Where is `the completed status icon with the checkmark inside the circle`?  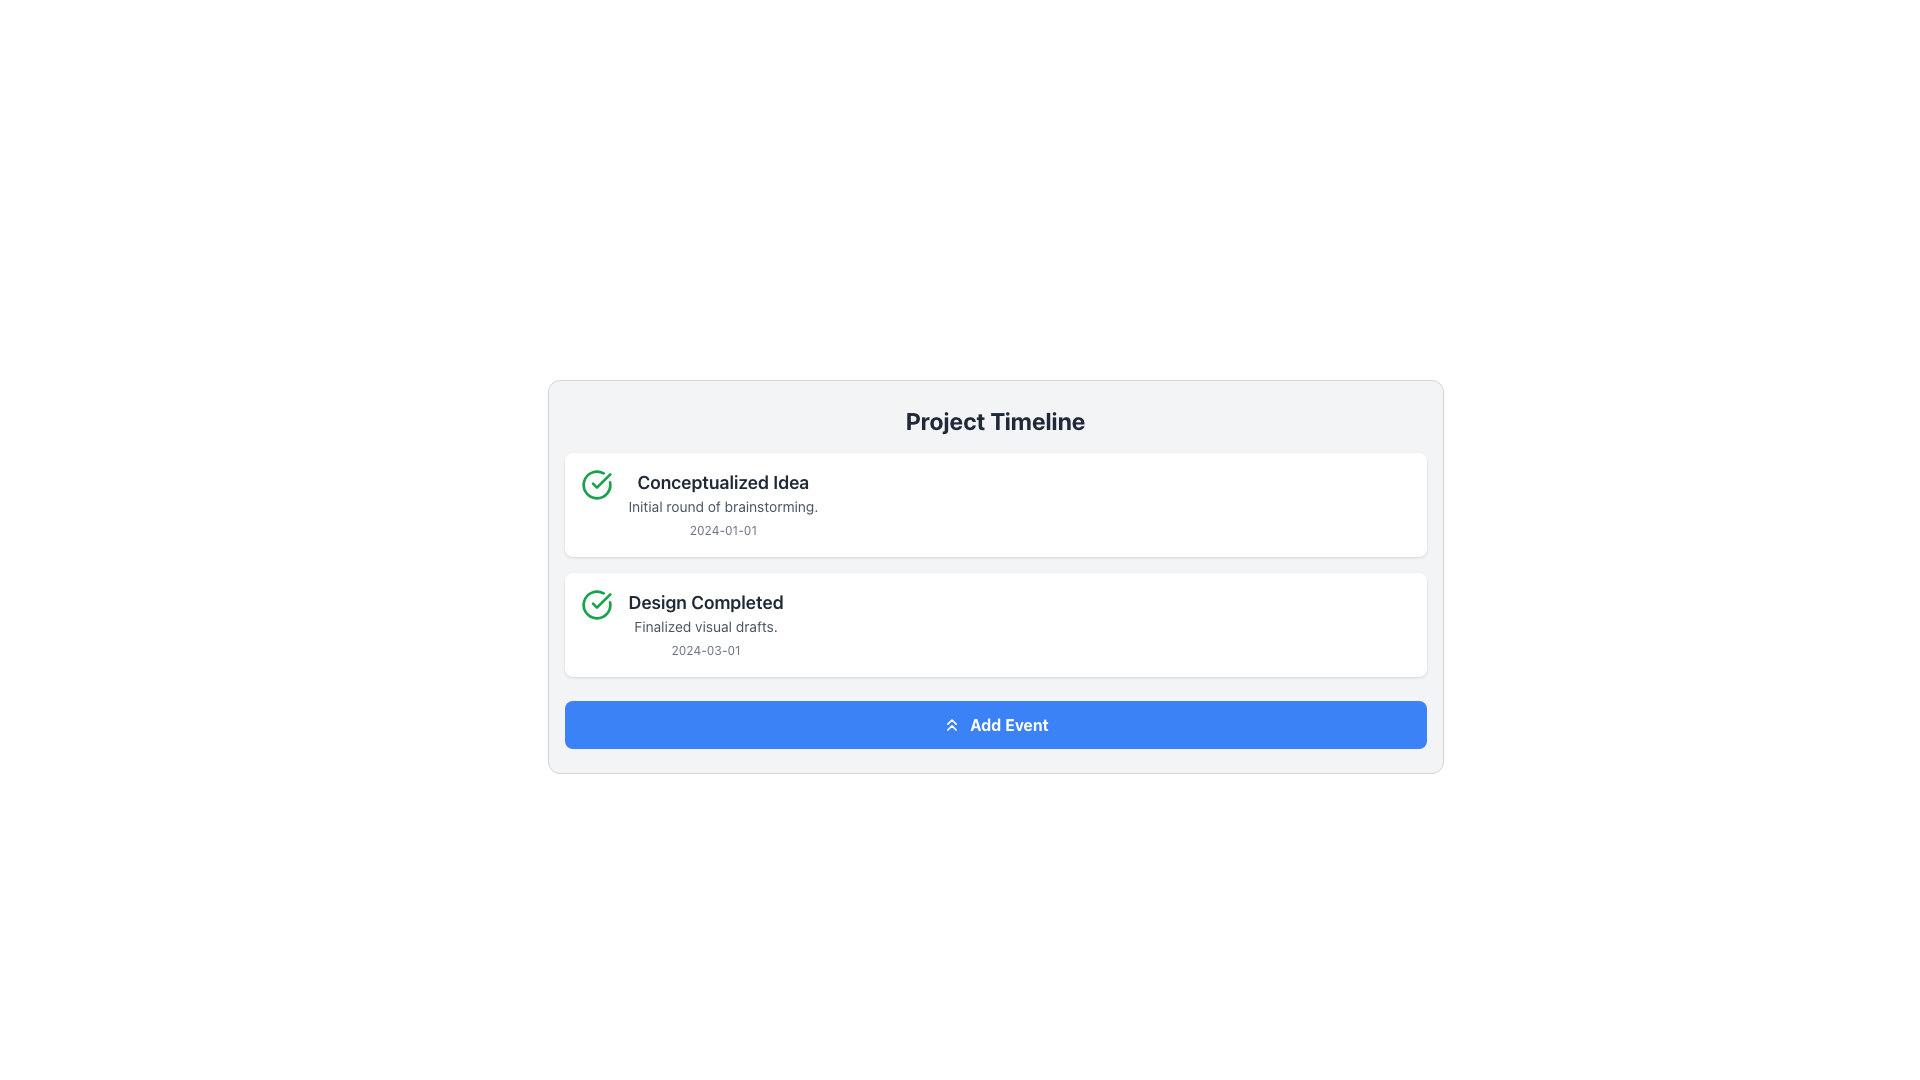 the completed status icon with the checkmark inside the circle is located at coordinates (595, 485).